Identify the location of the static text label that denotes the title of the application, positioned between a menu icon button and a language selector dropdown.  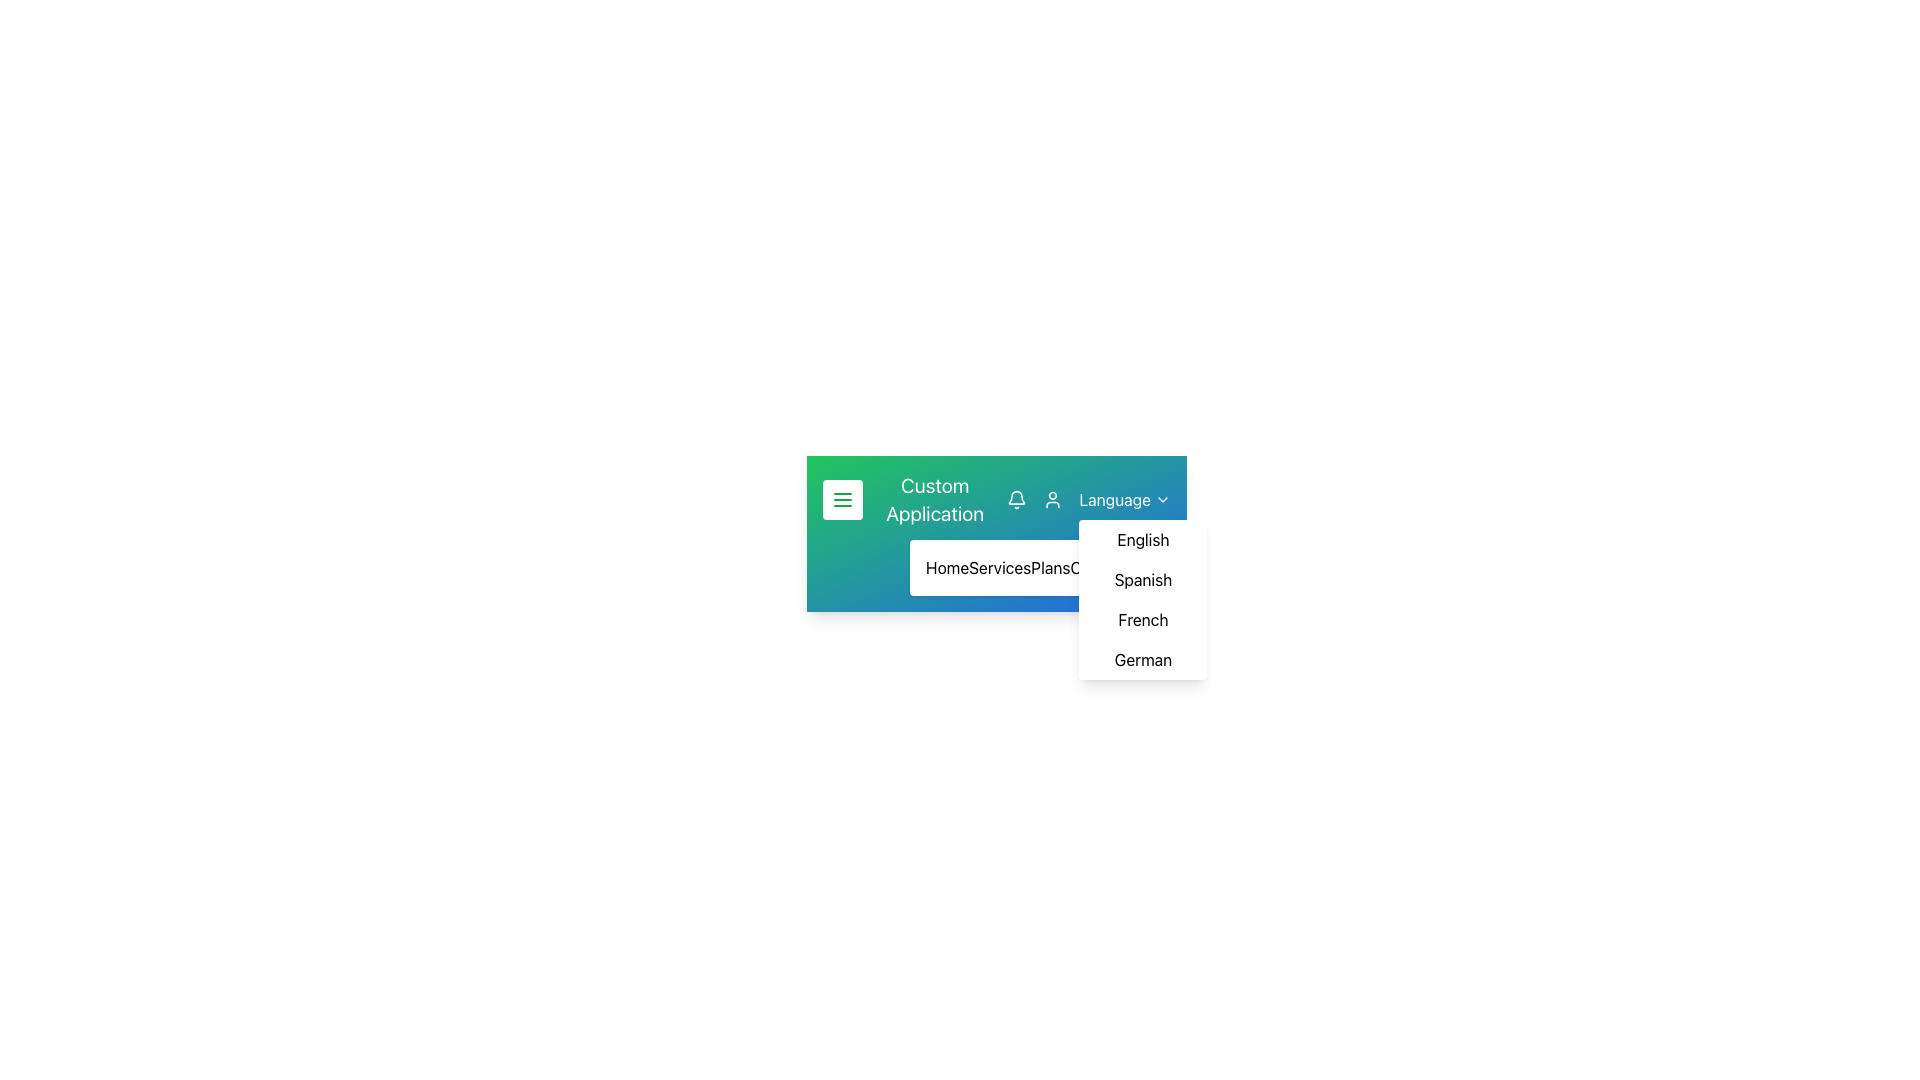
(934, 499).